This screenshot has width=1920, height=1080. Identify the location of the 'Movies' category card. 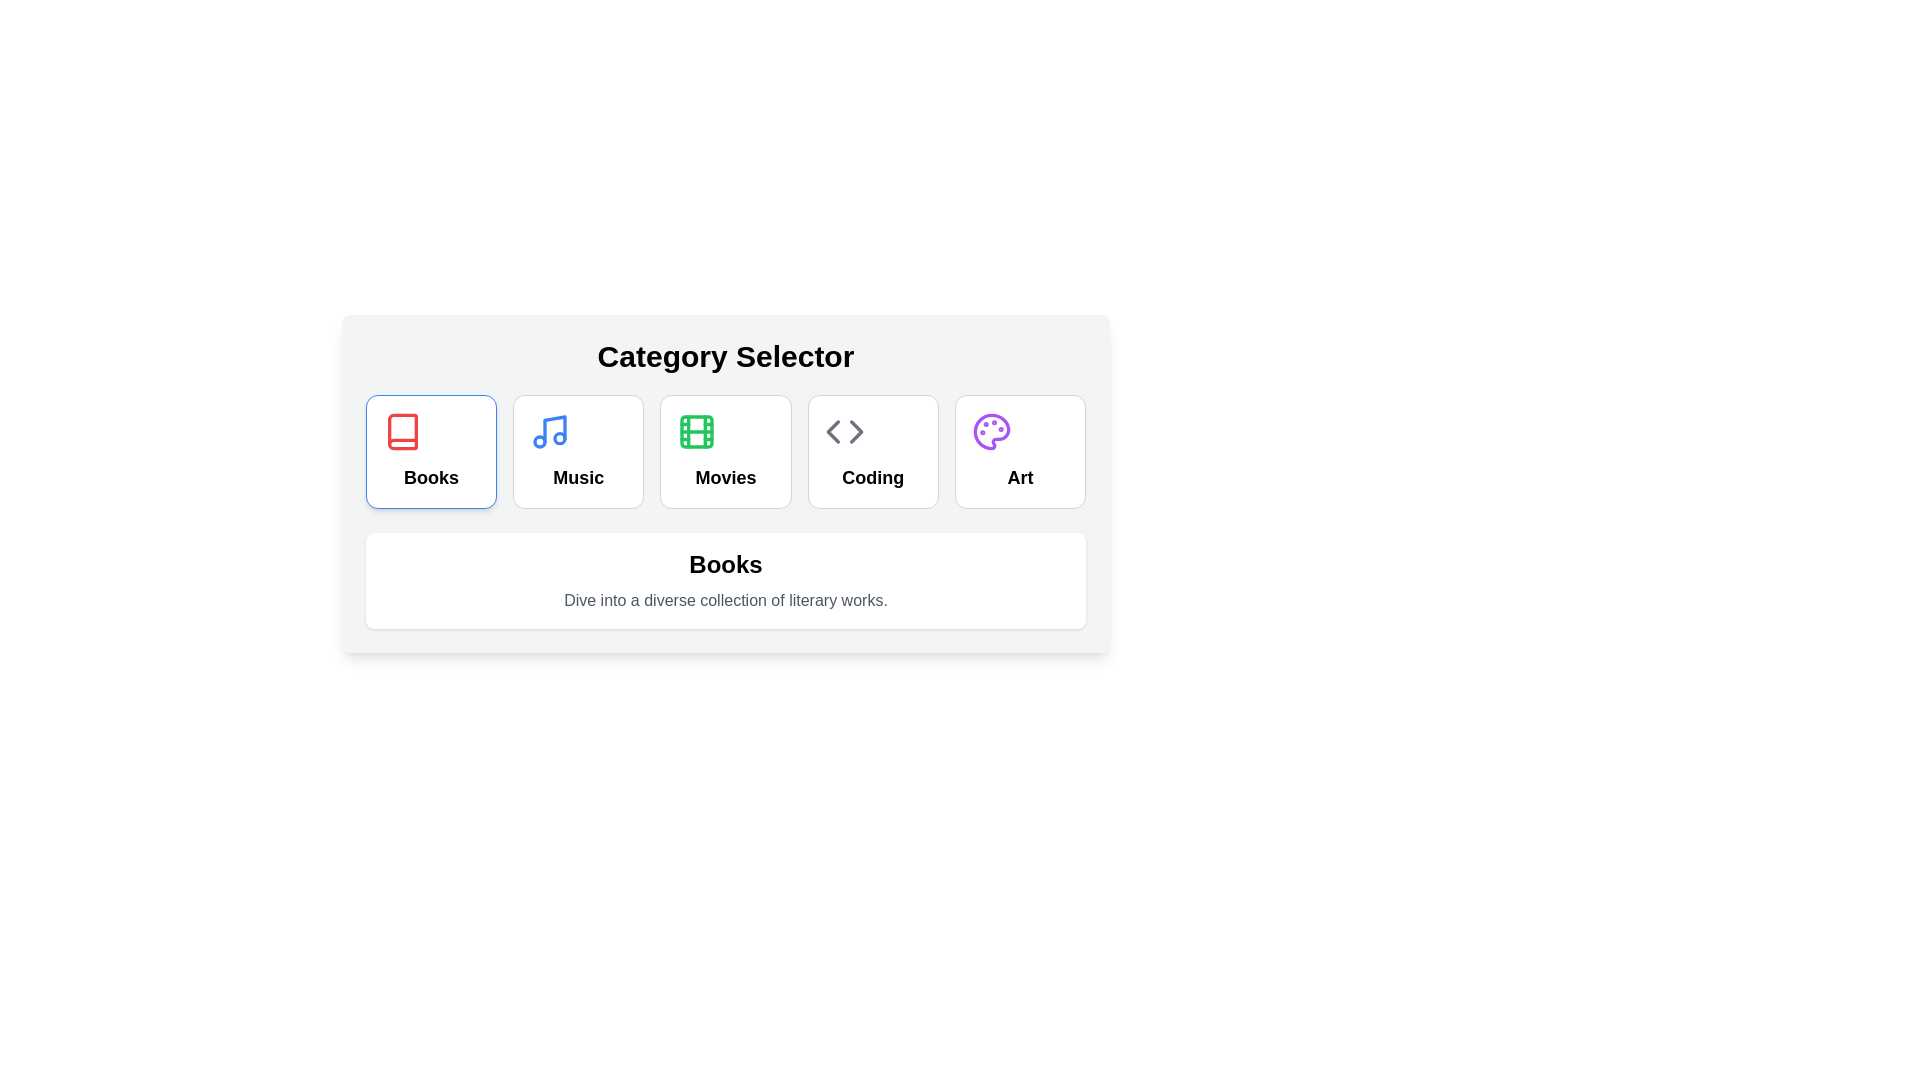
(724, 451).